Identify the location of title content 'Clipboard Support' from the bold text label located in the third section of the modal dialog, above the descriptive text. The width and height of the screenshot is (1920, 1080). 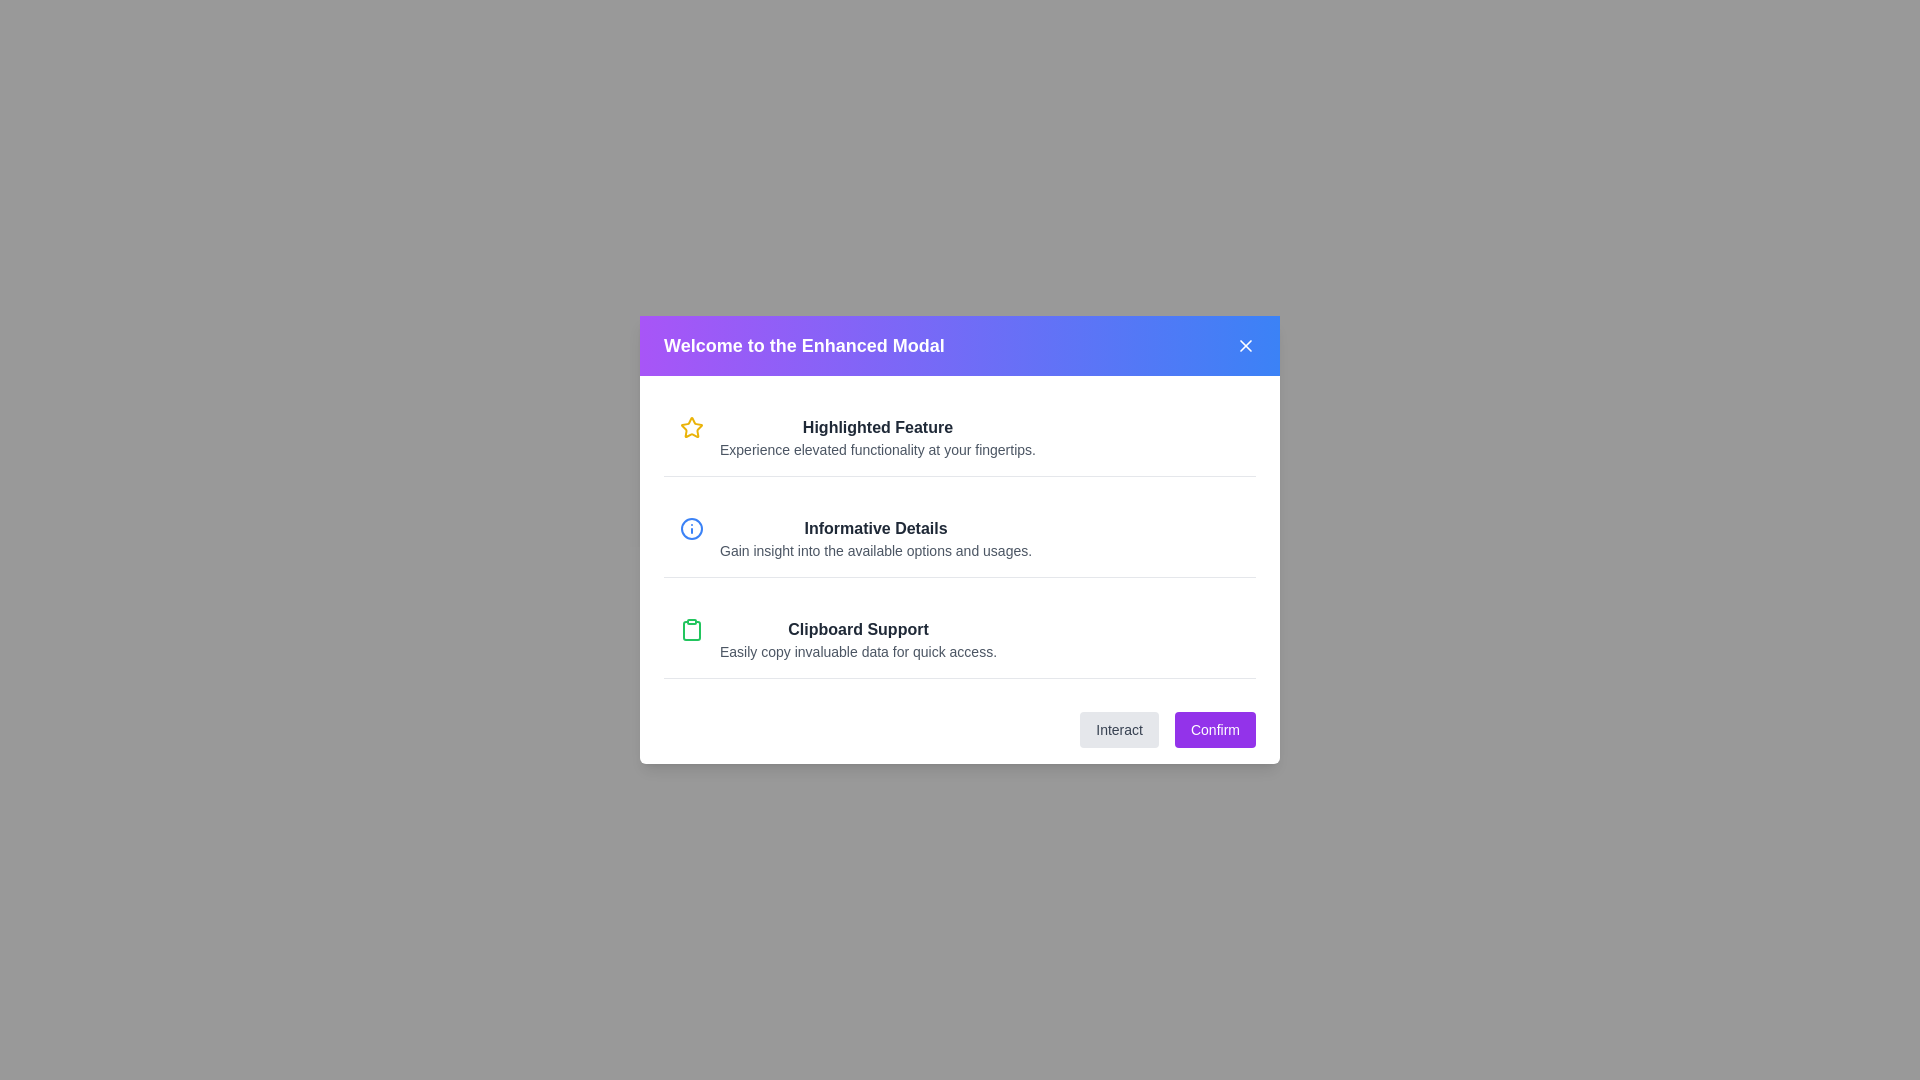
(858, 628).